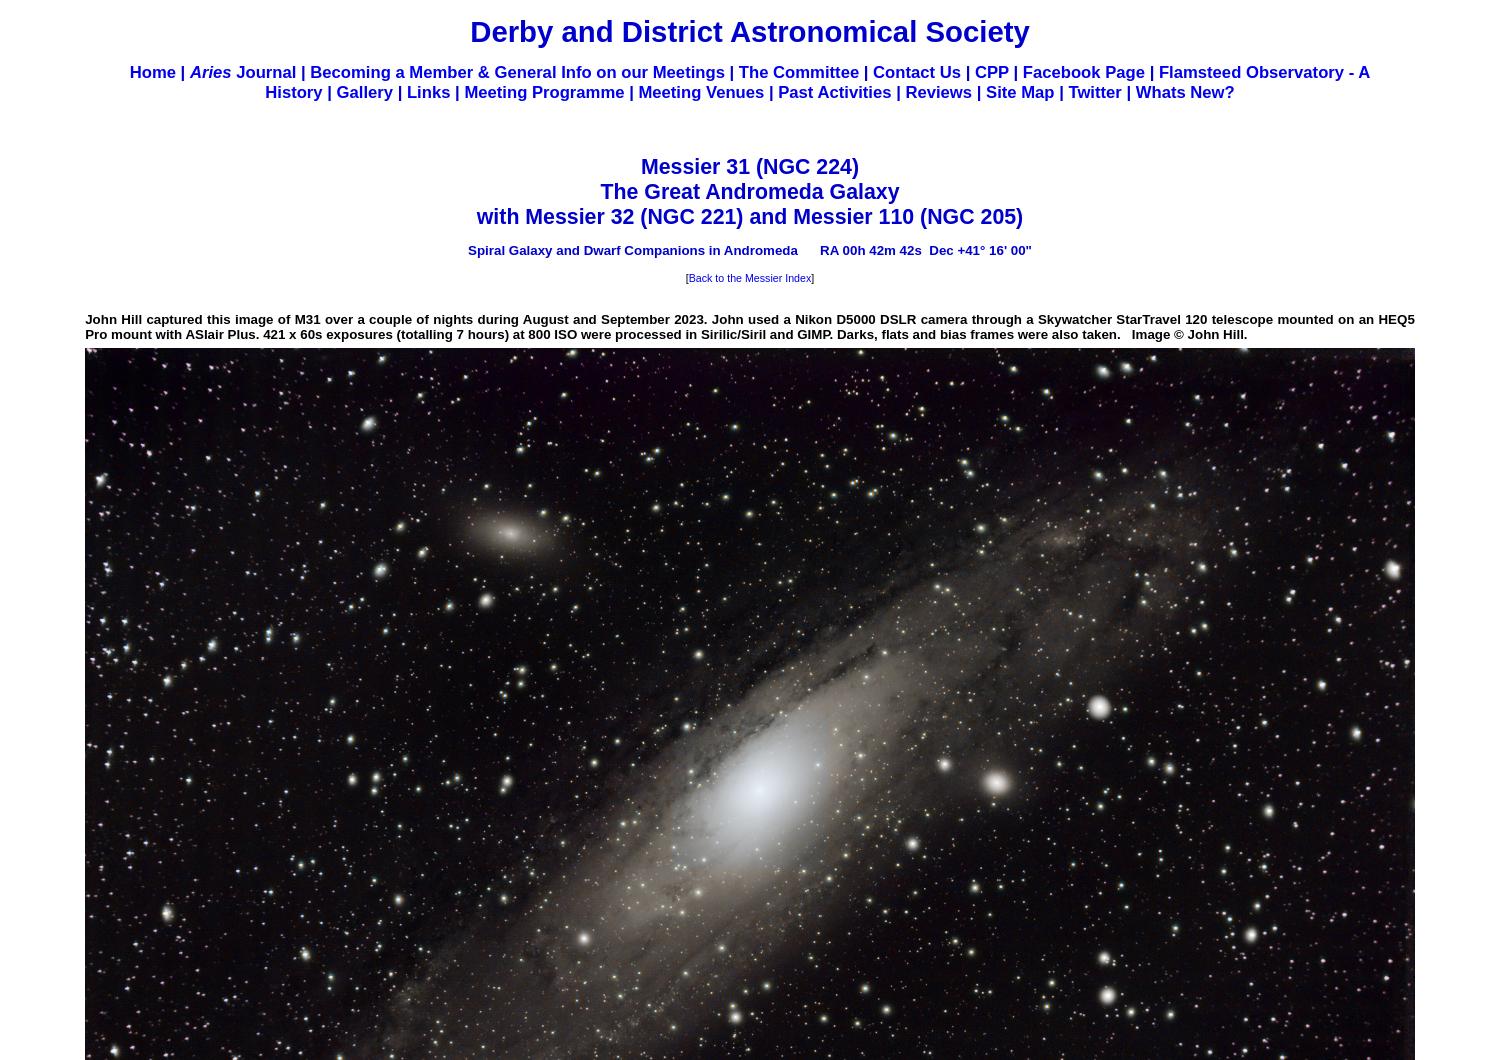 Image resolution: width=1500 pixels, height=1060 pixels. What do you see at coordinates (688, 276) in the screenshot?
I see `'Back to the Messier Index'` at bounding box center [688, 276].